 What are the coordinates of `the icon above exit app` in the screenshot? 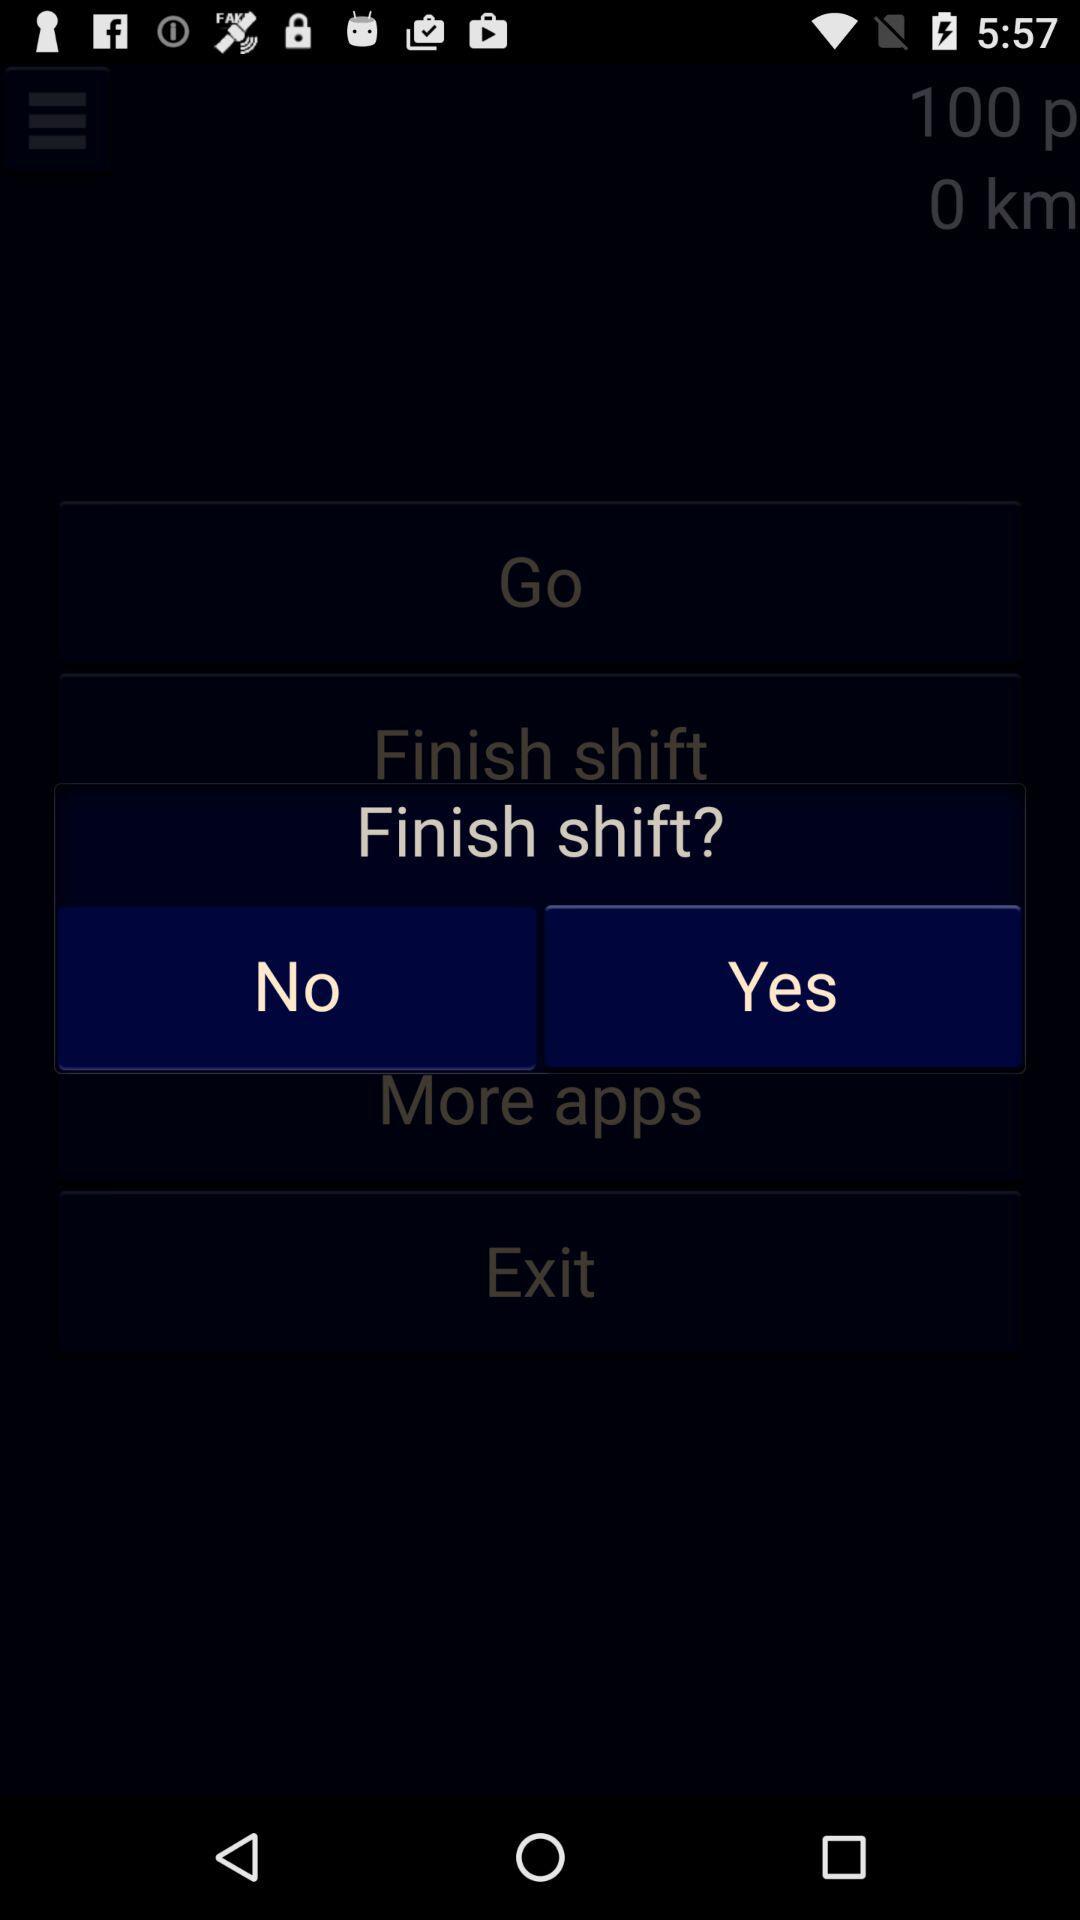 It's located at (540, 1099).